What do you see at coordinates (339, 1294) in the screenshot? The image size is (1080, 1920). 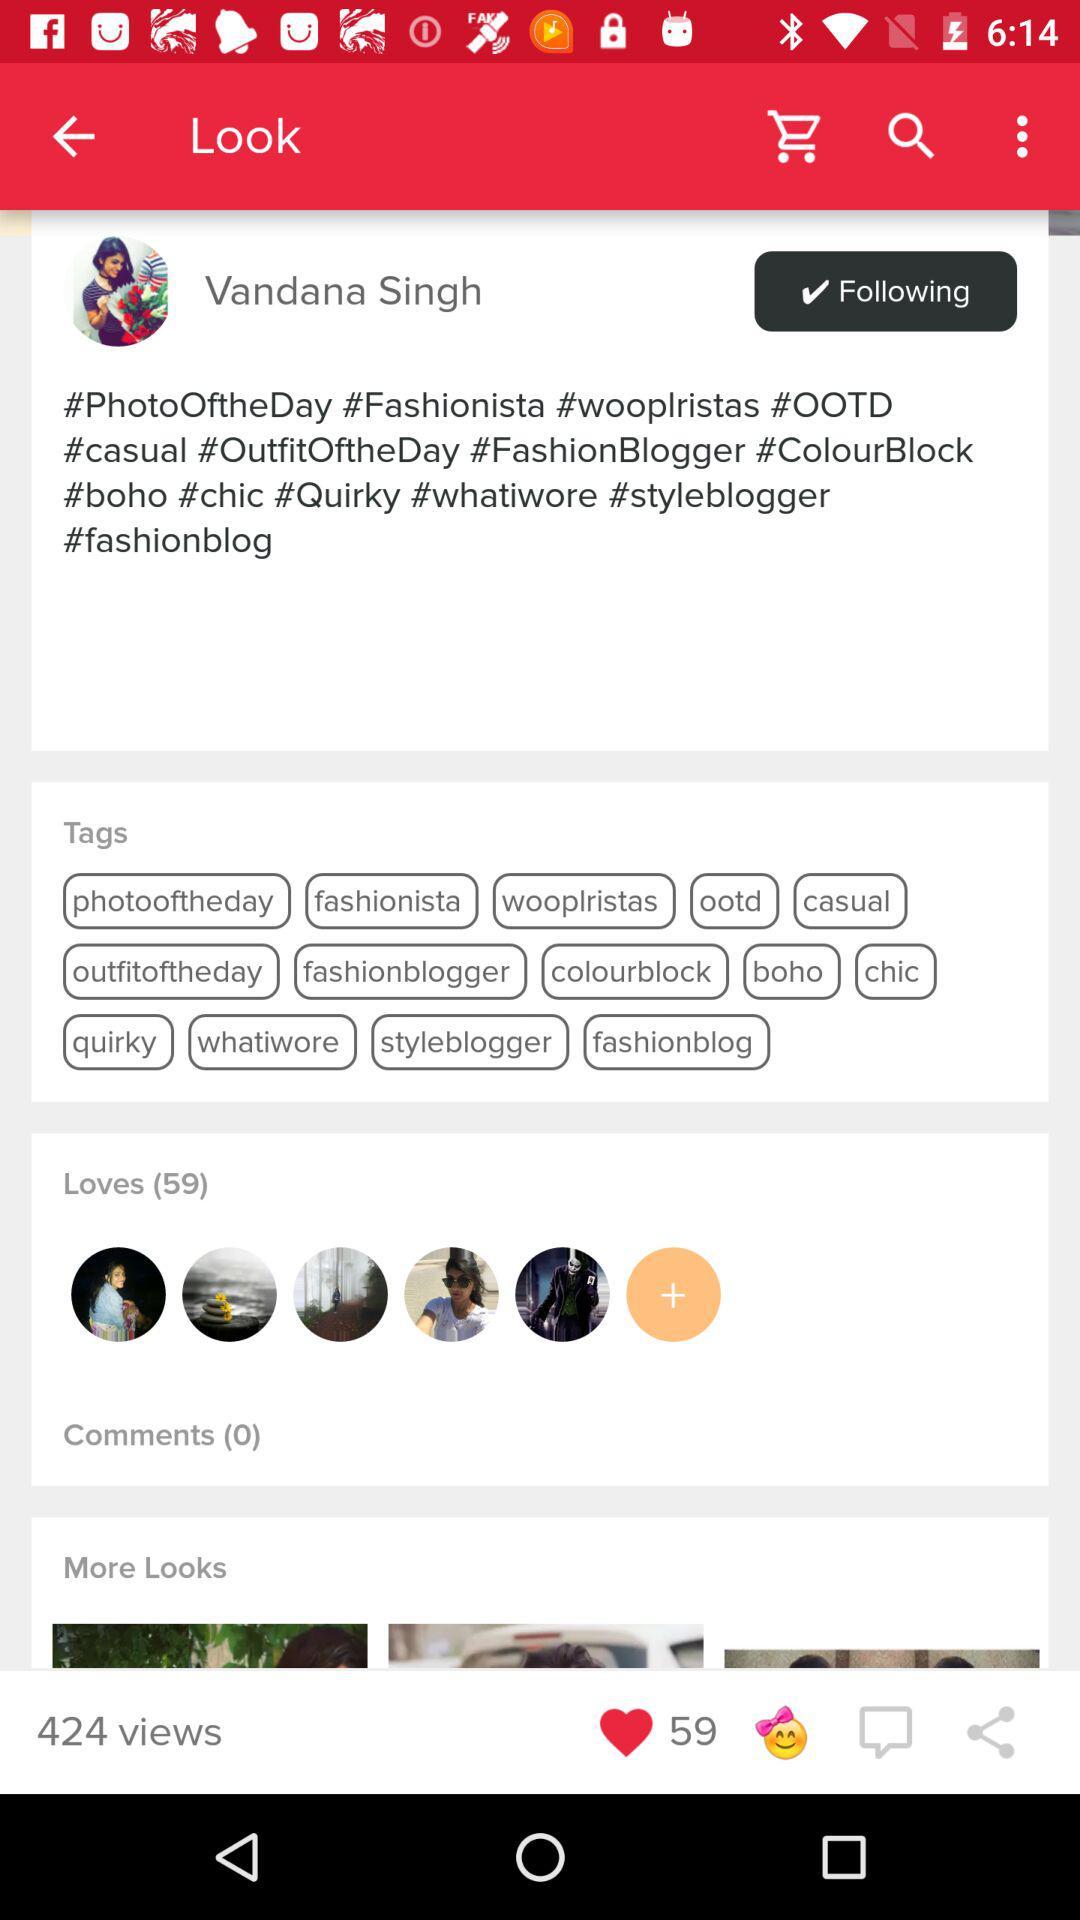 I see `who like your post` at bounding box center [339, 1294].